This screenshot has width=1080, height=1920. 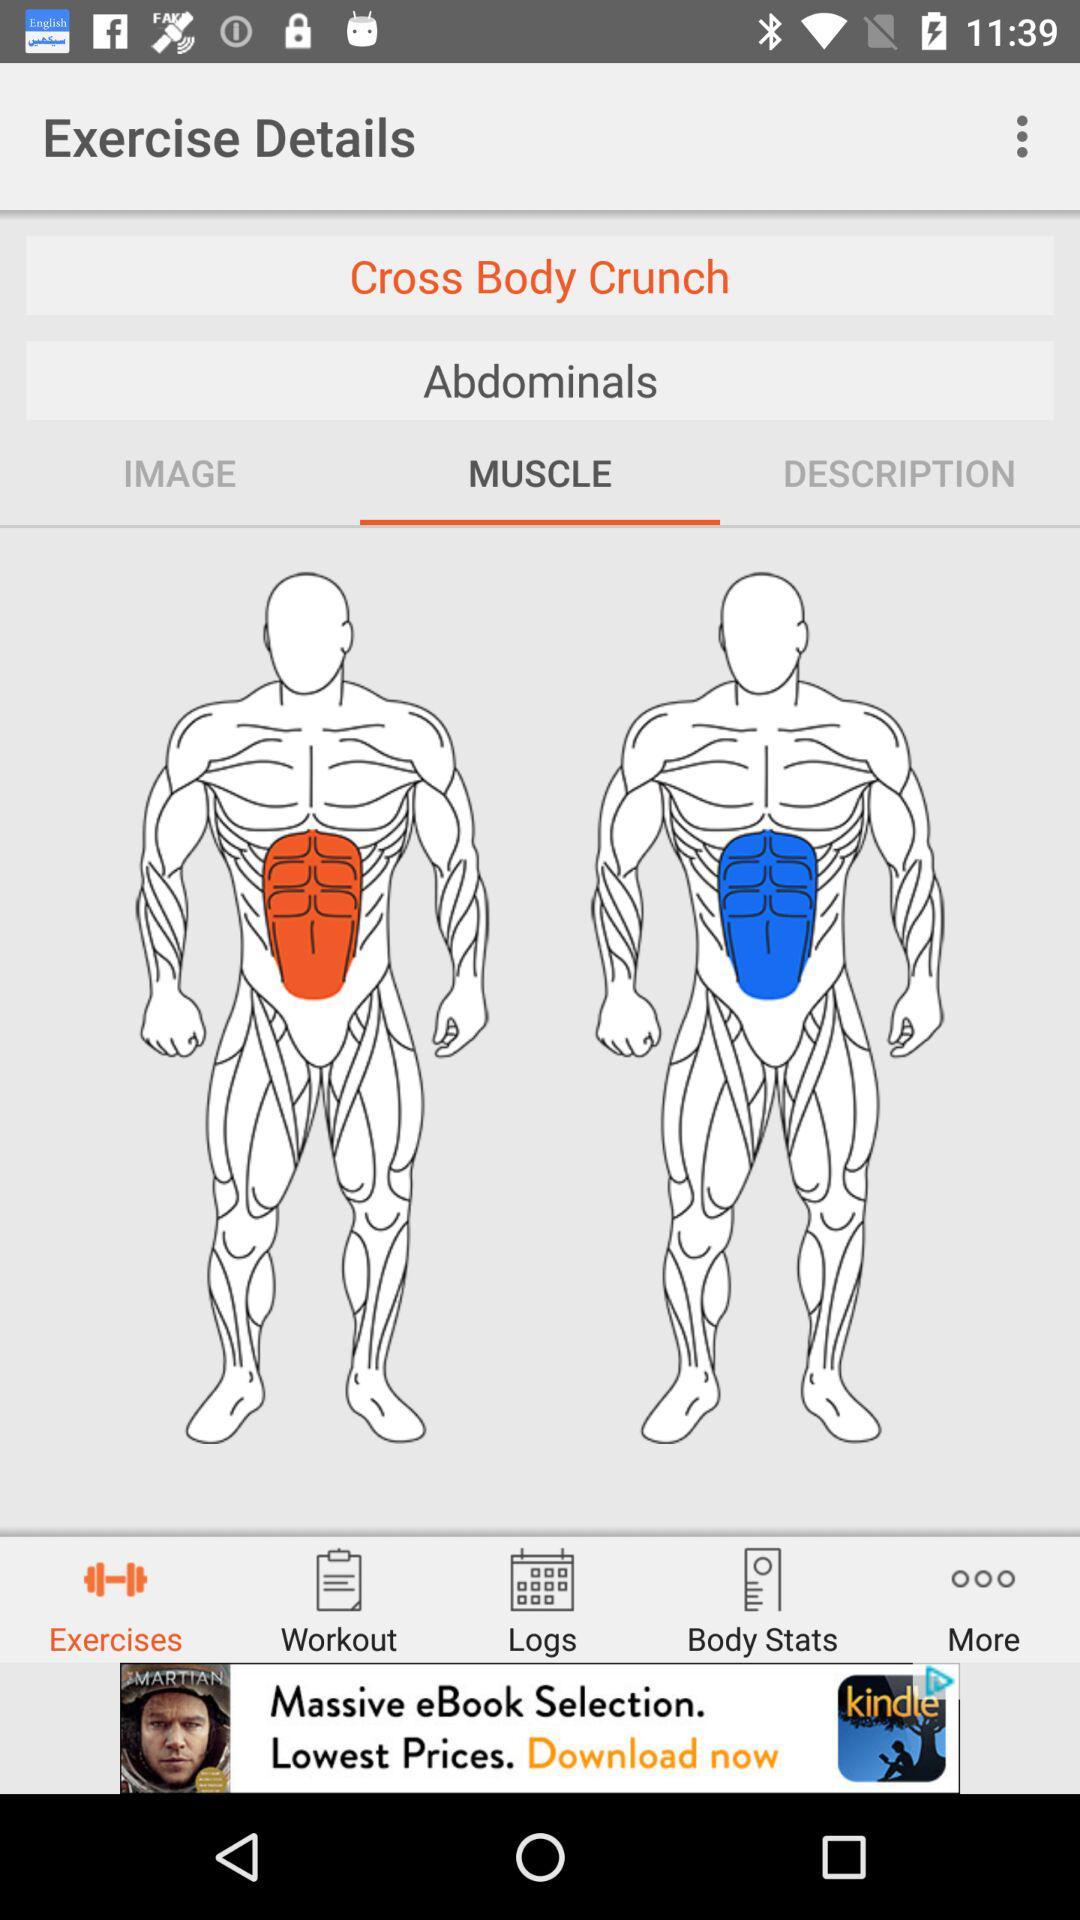 I want to click on banner advertisement, so click(x=540, y=1727).